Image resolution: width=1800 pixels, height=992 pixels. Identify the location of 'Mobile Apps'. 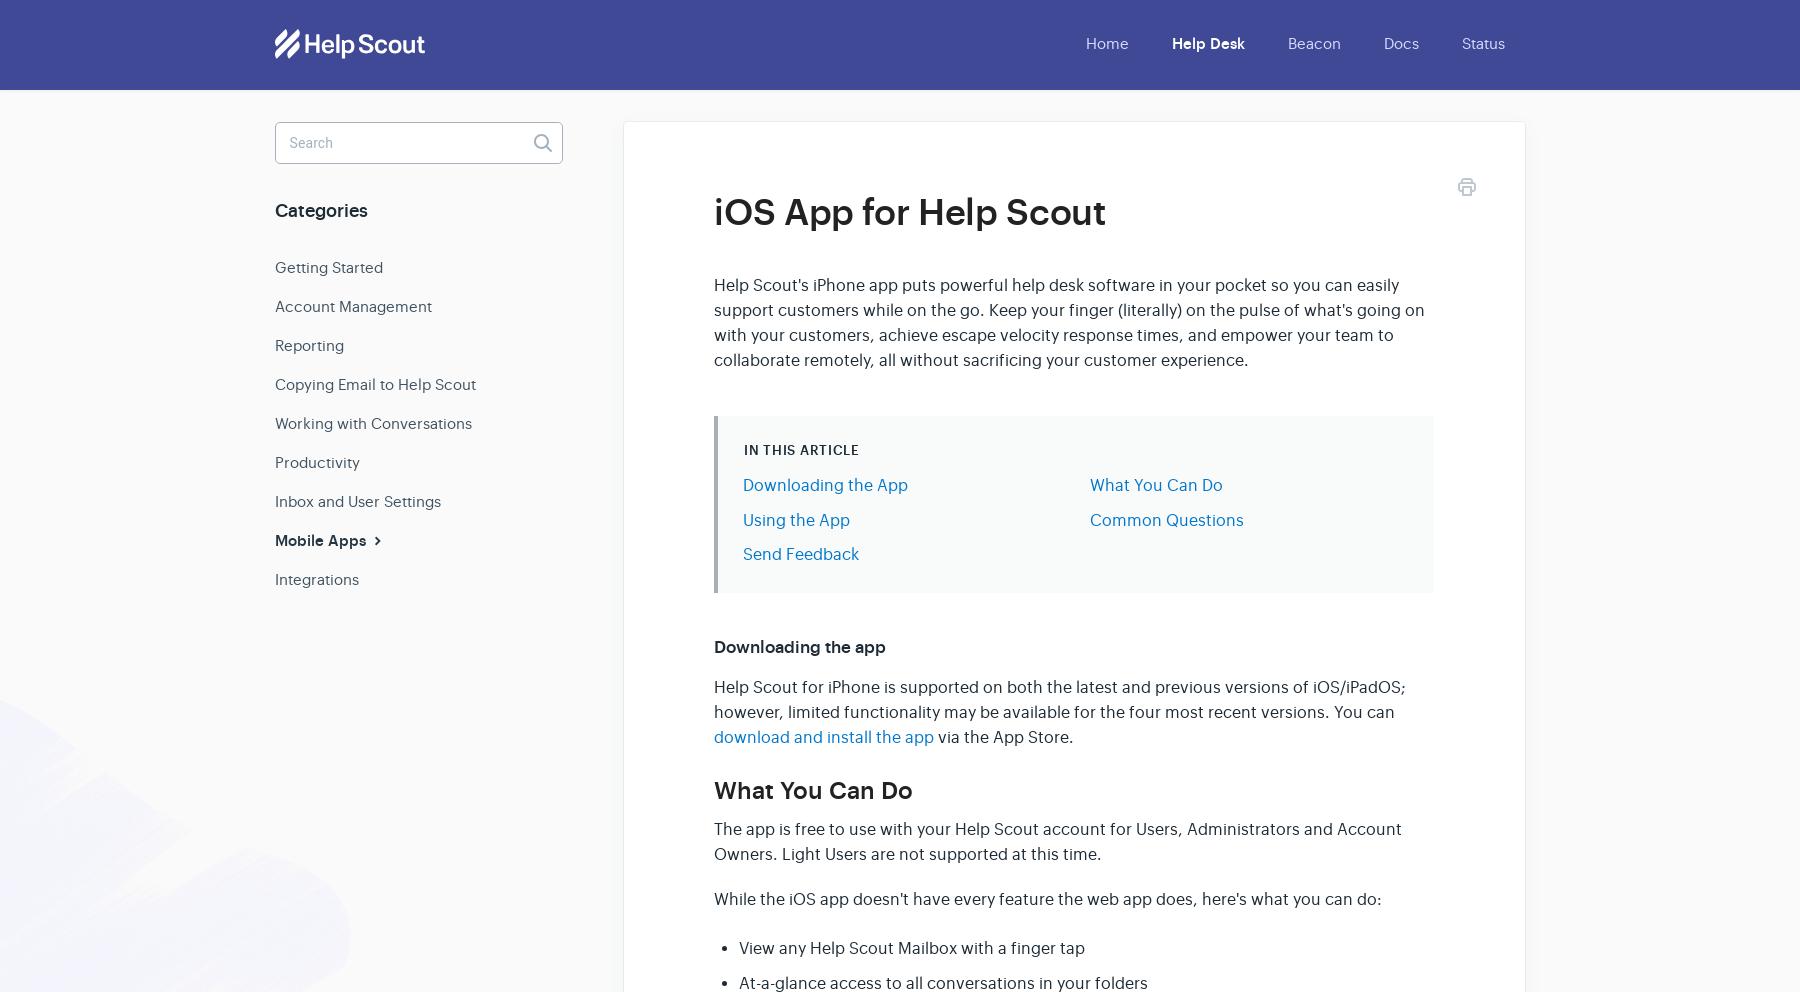
(321, 541).